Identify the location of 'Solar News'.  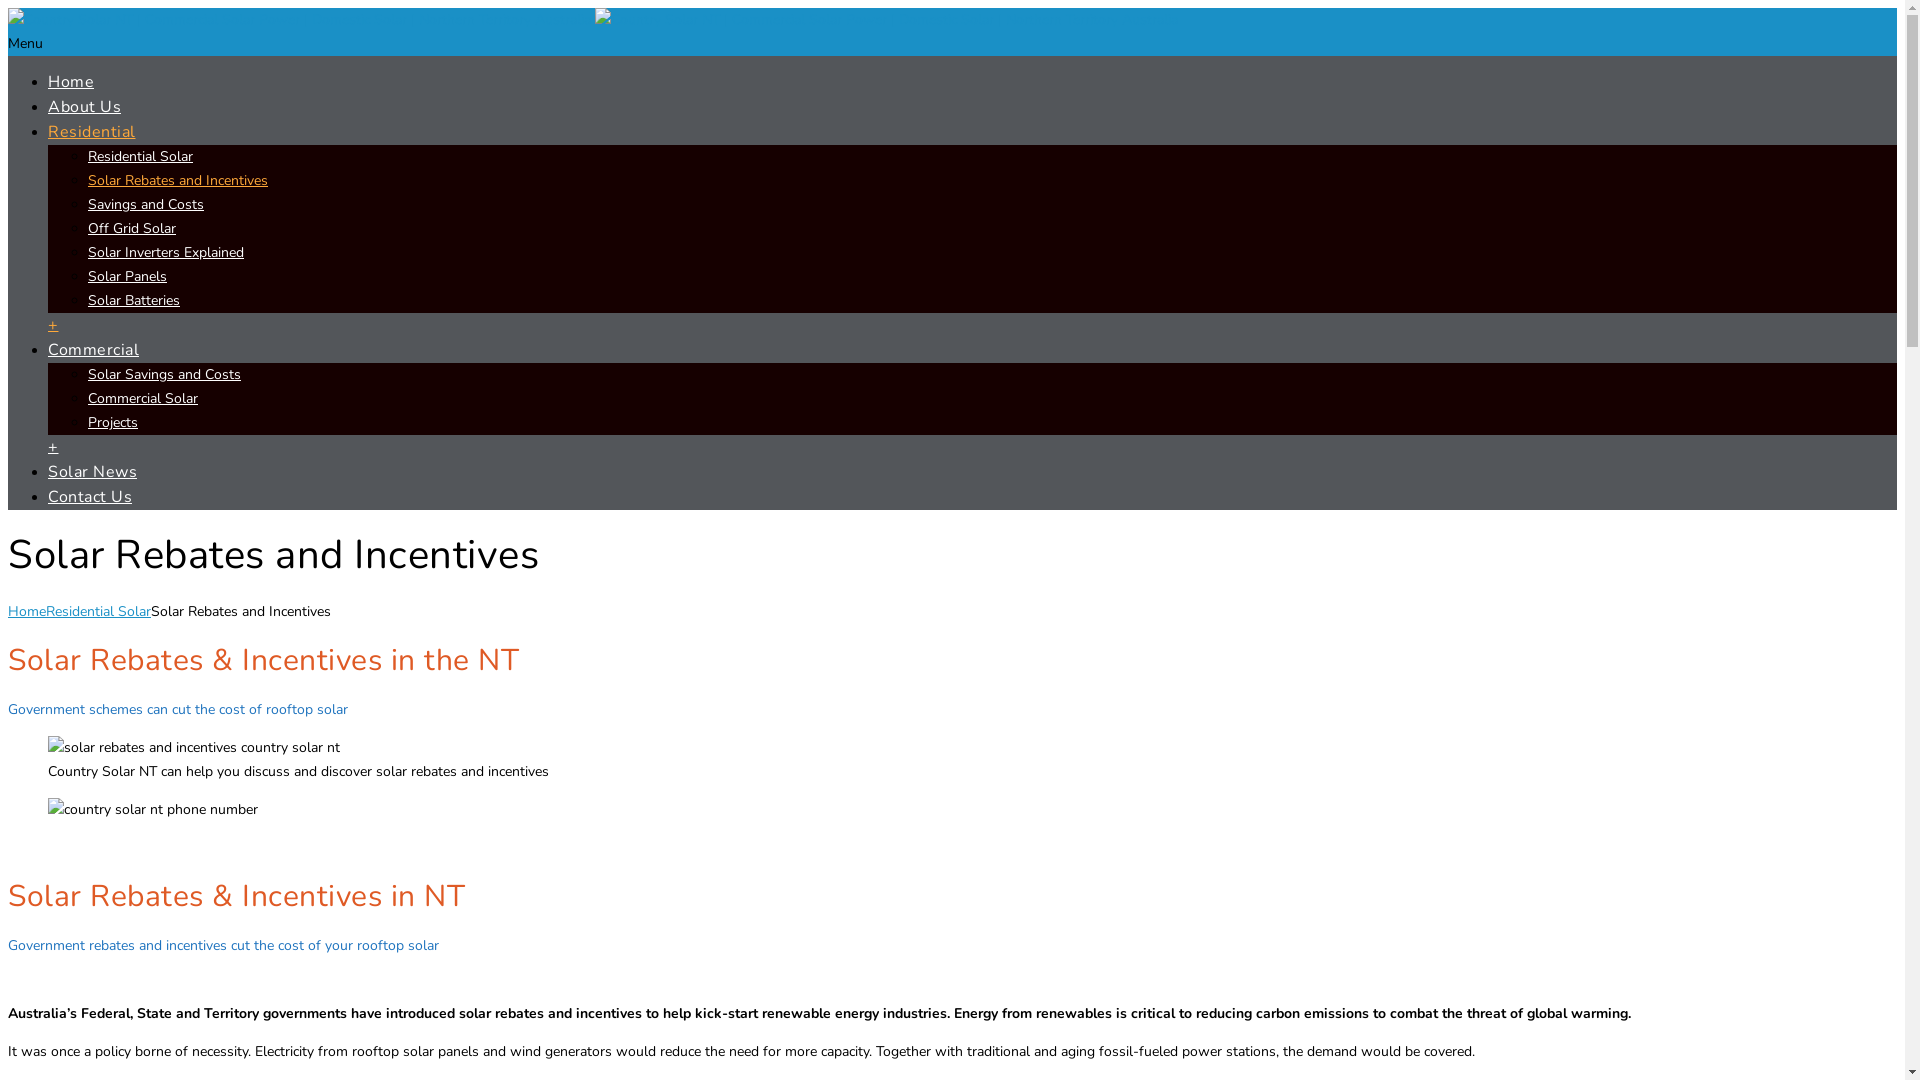
(48, 471).